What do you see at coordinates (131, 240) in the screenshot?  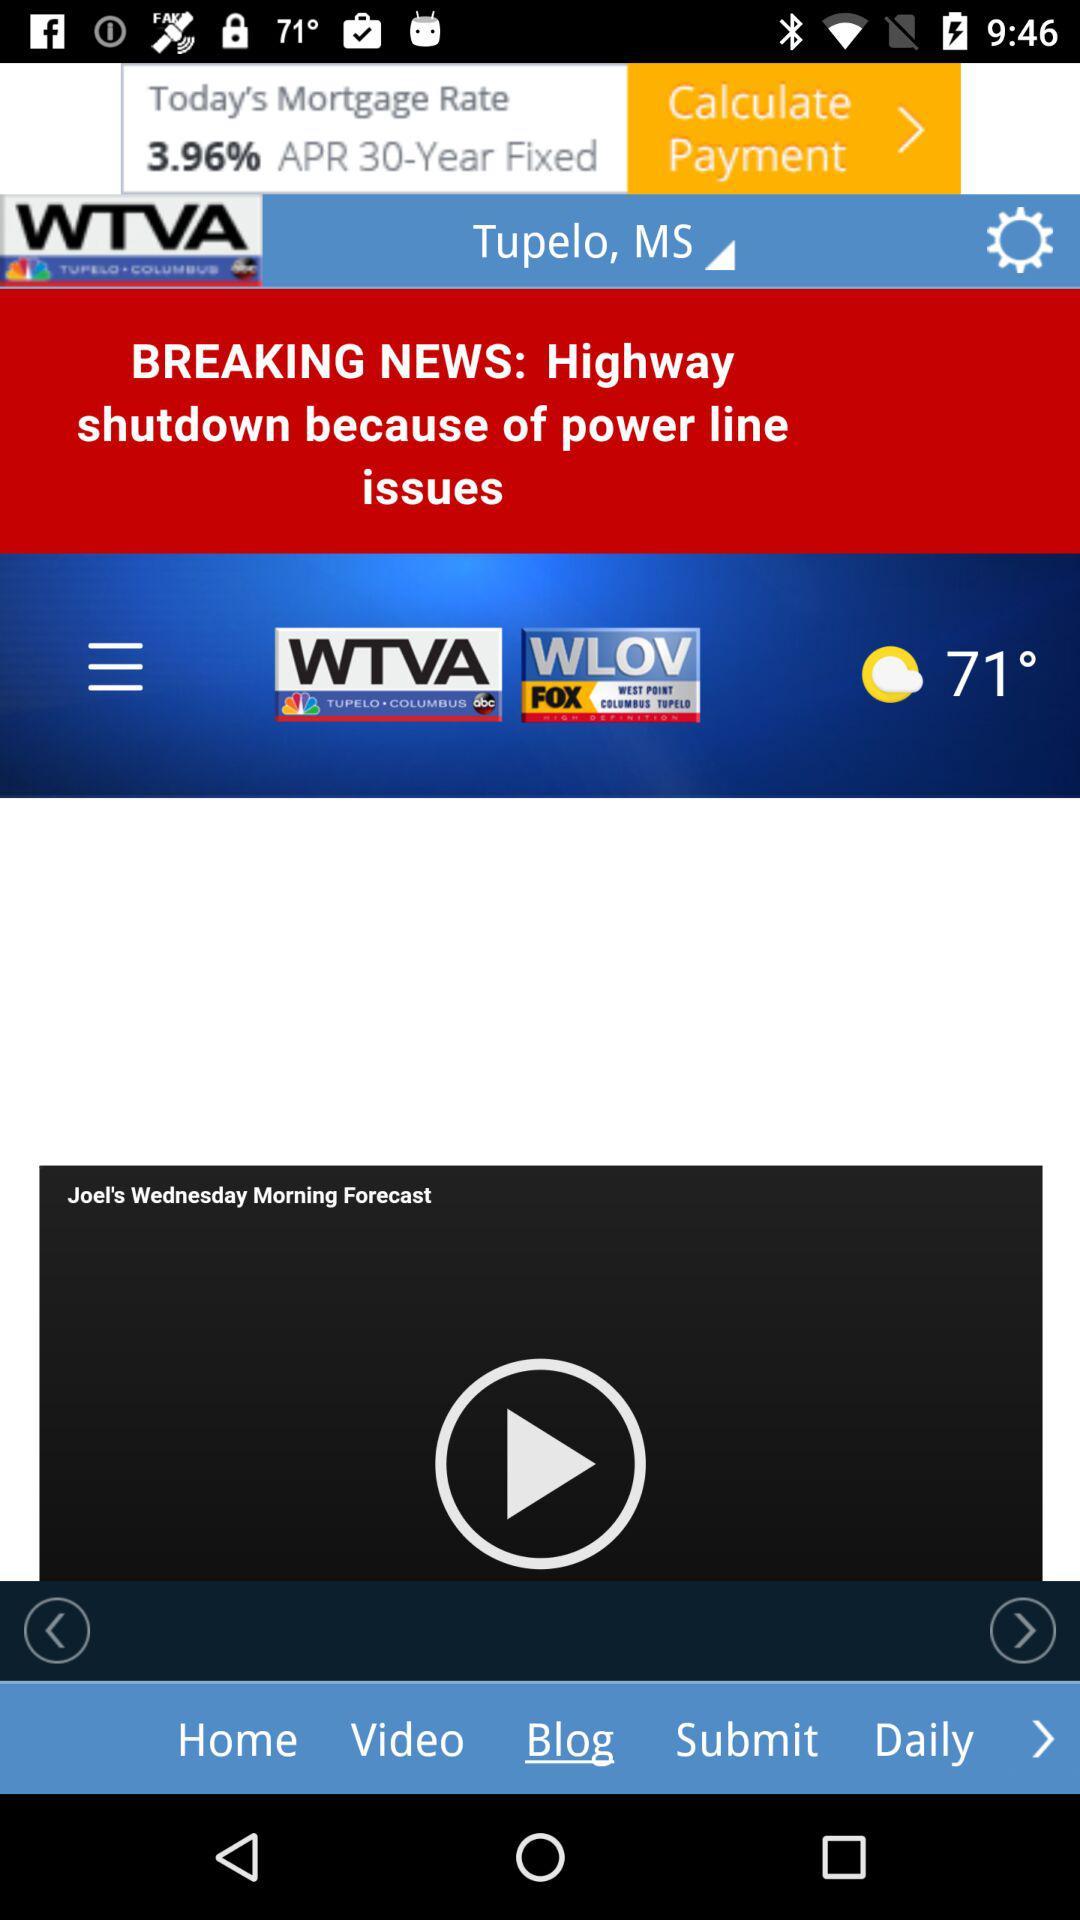 I see `wtva icon` at bounding box center [131, 240].